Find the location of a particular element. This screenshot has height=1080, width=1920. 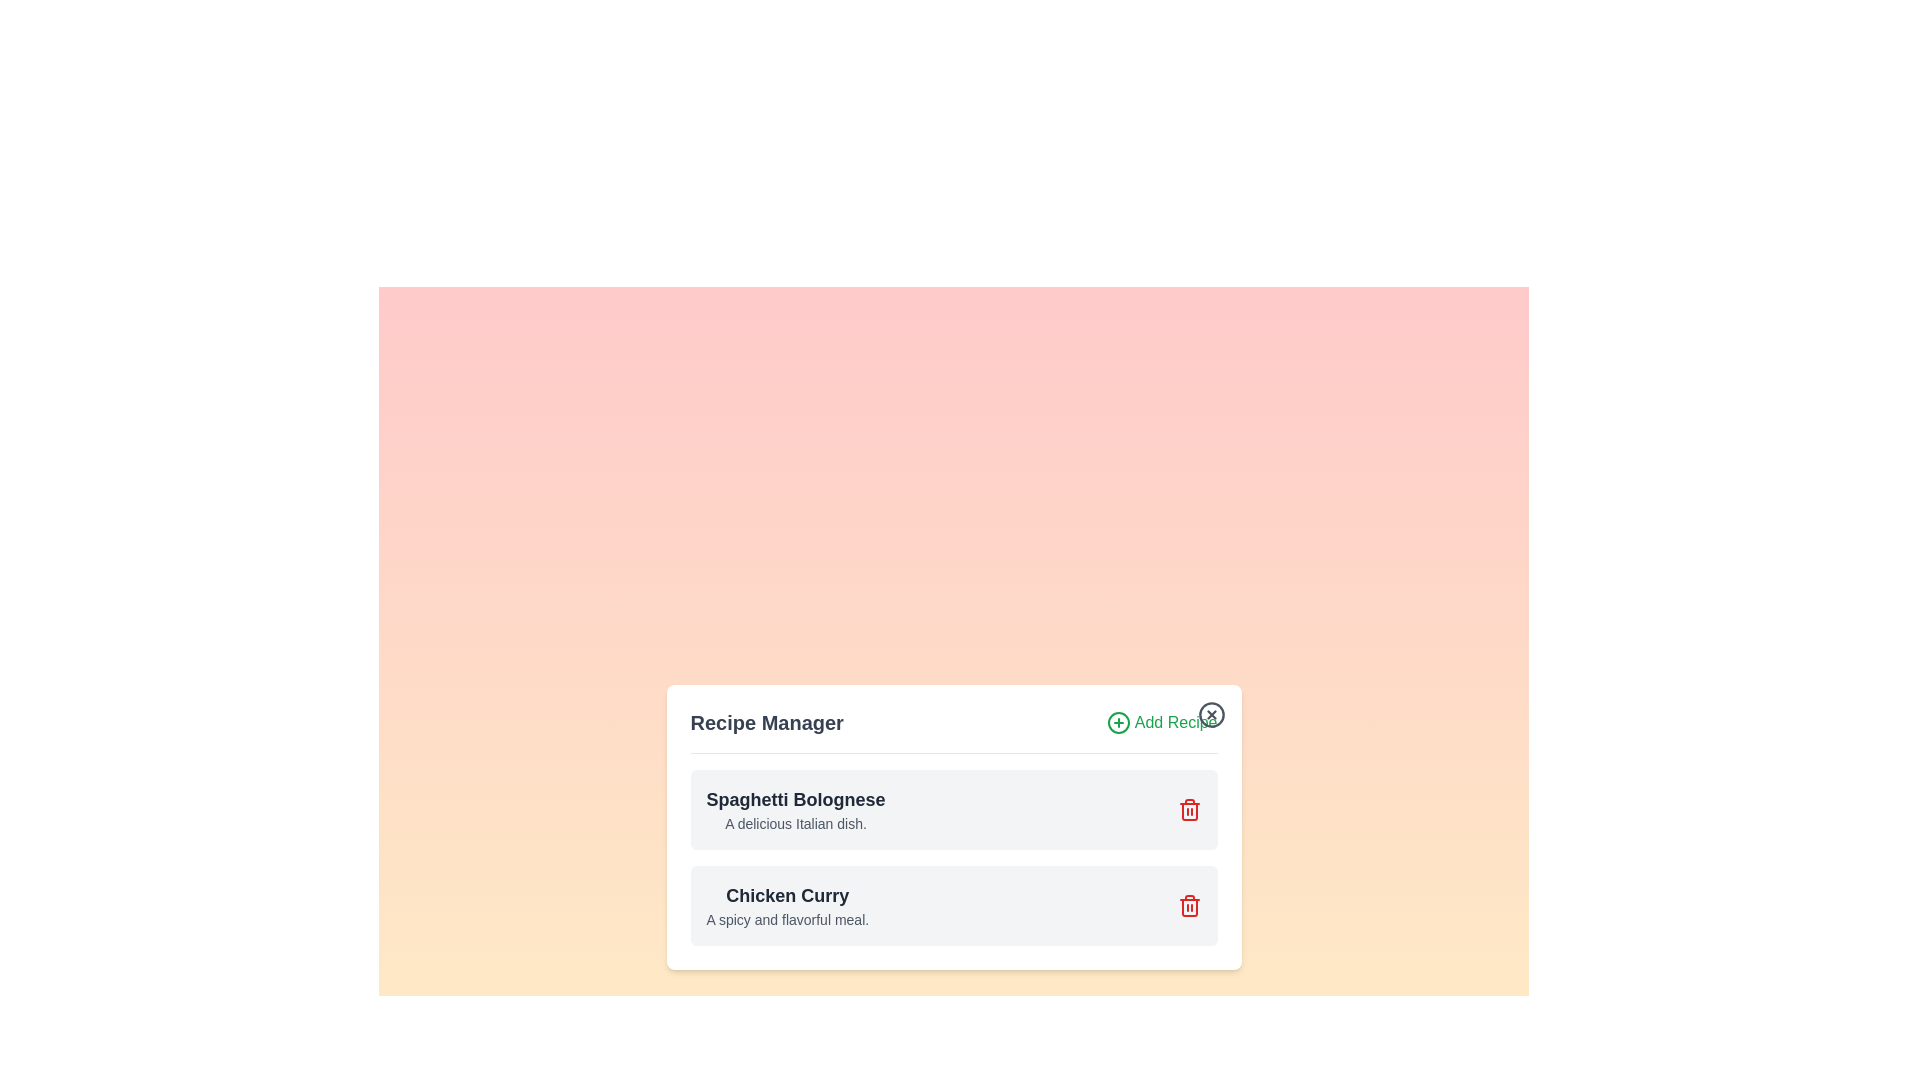

the 'Chicken Curry' text label is located at coordinates (786, 894).